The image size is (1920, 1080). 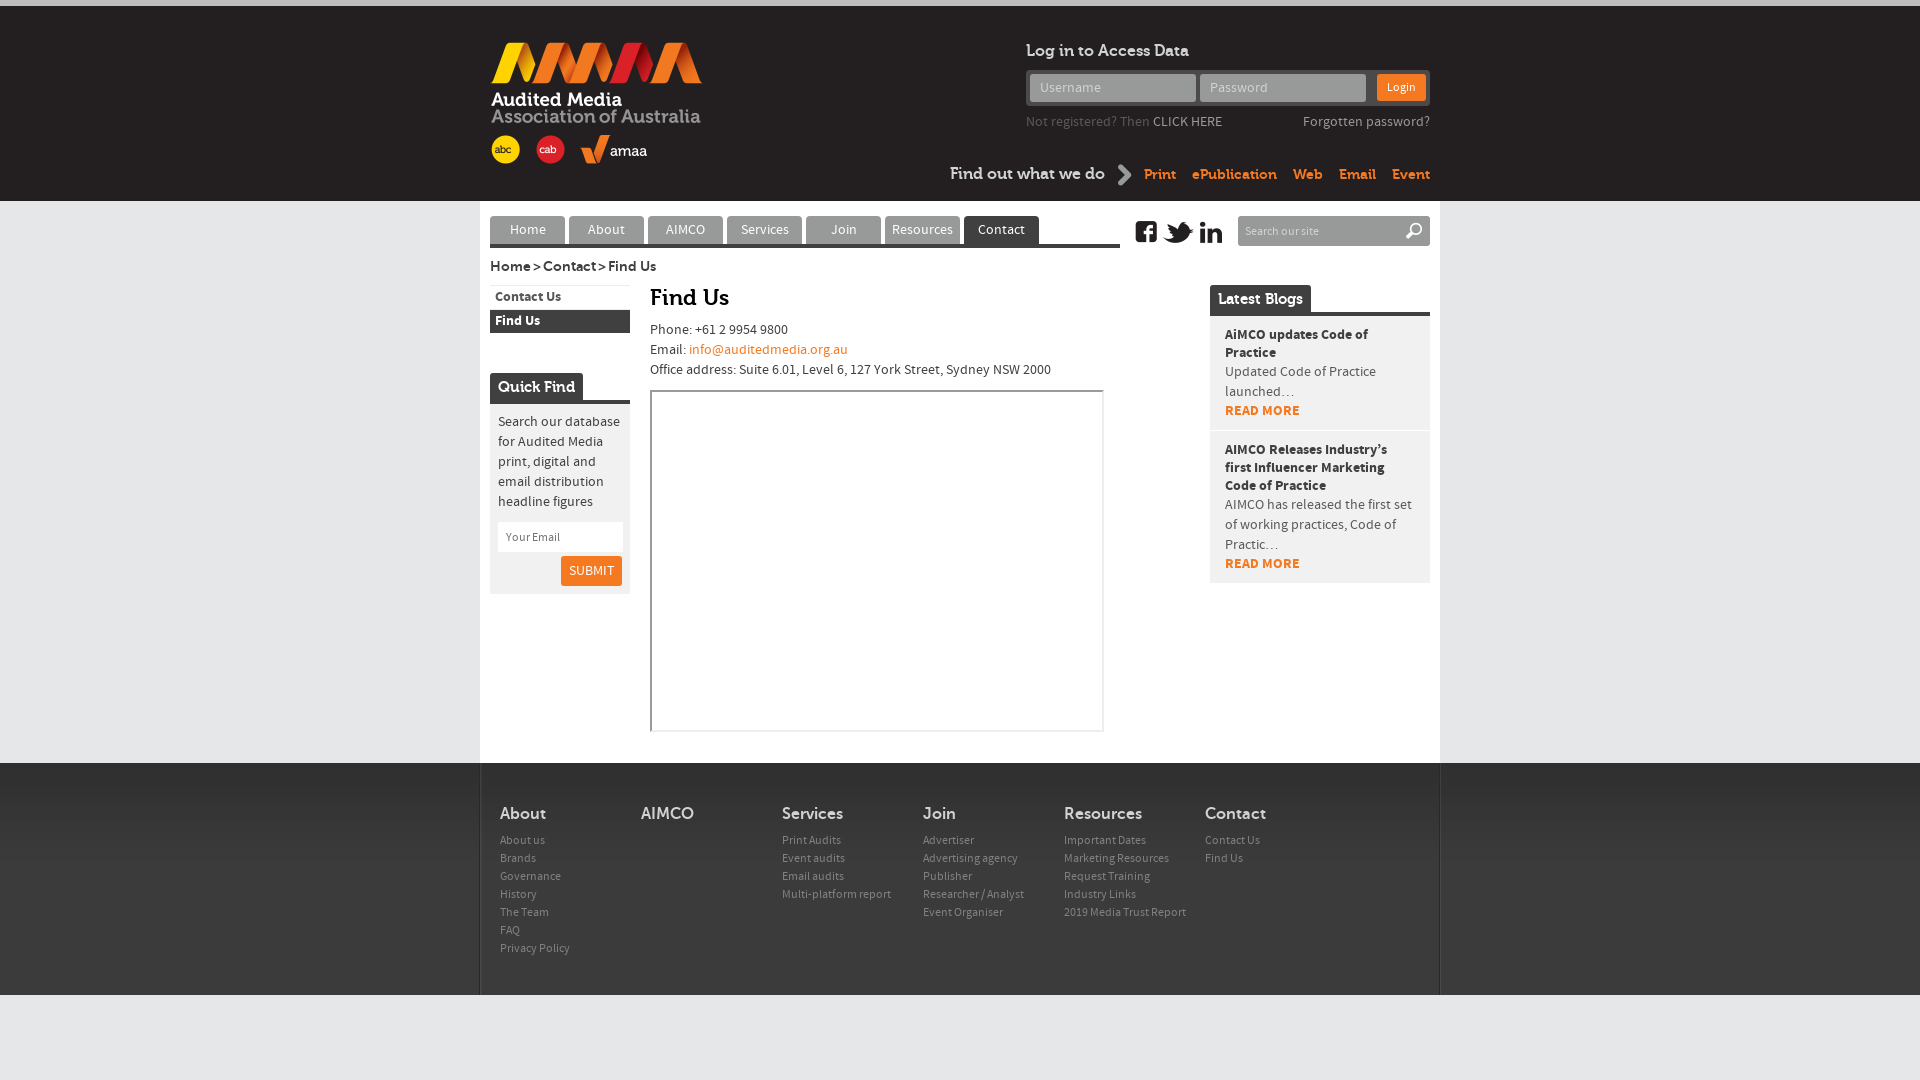 I want to click on 'Email audits', so click(x=812, y=875).